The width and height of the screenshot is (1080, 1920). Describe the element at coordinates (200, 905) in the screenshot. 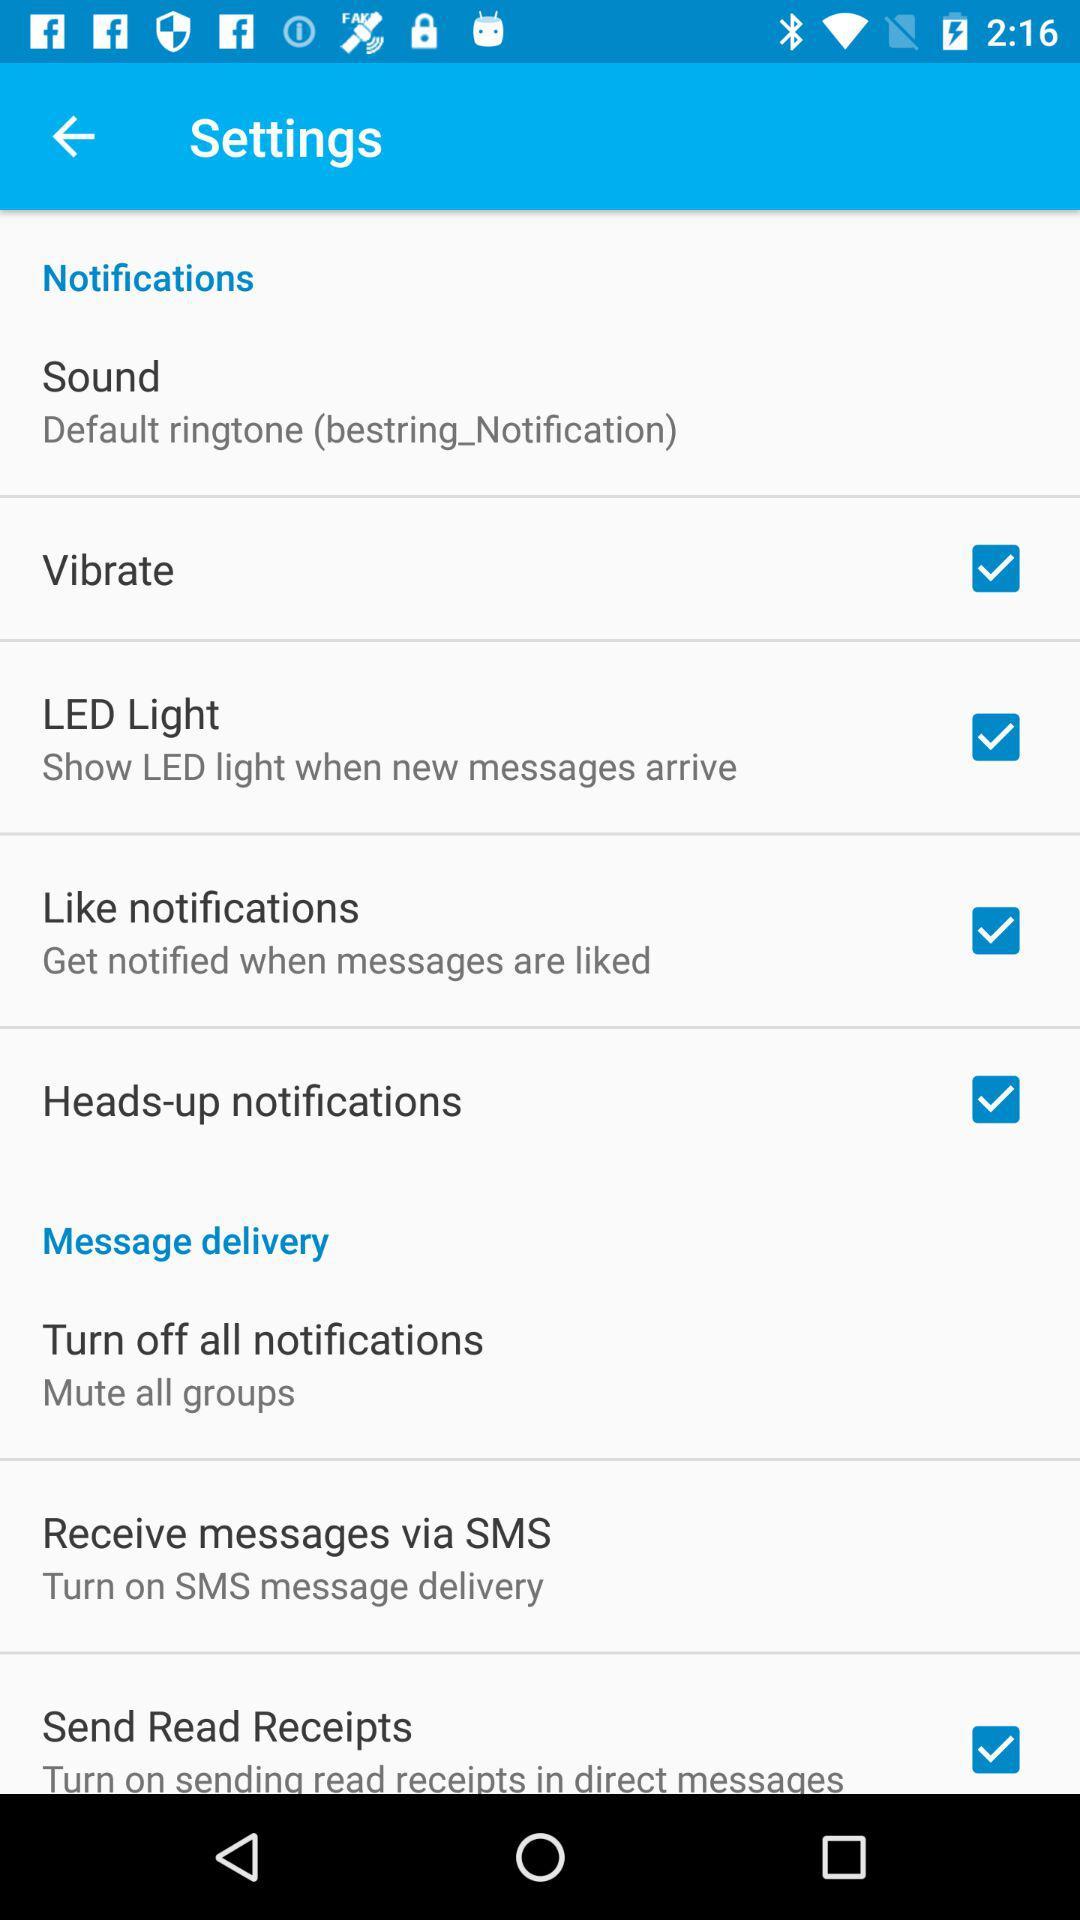

I see `icon above the get notified when` at that location.